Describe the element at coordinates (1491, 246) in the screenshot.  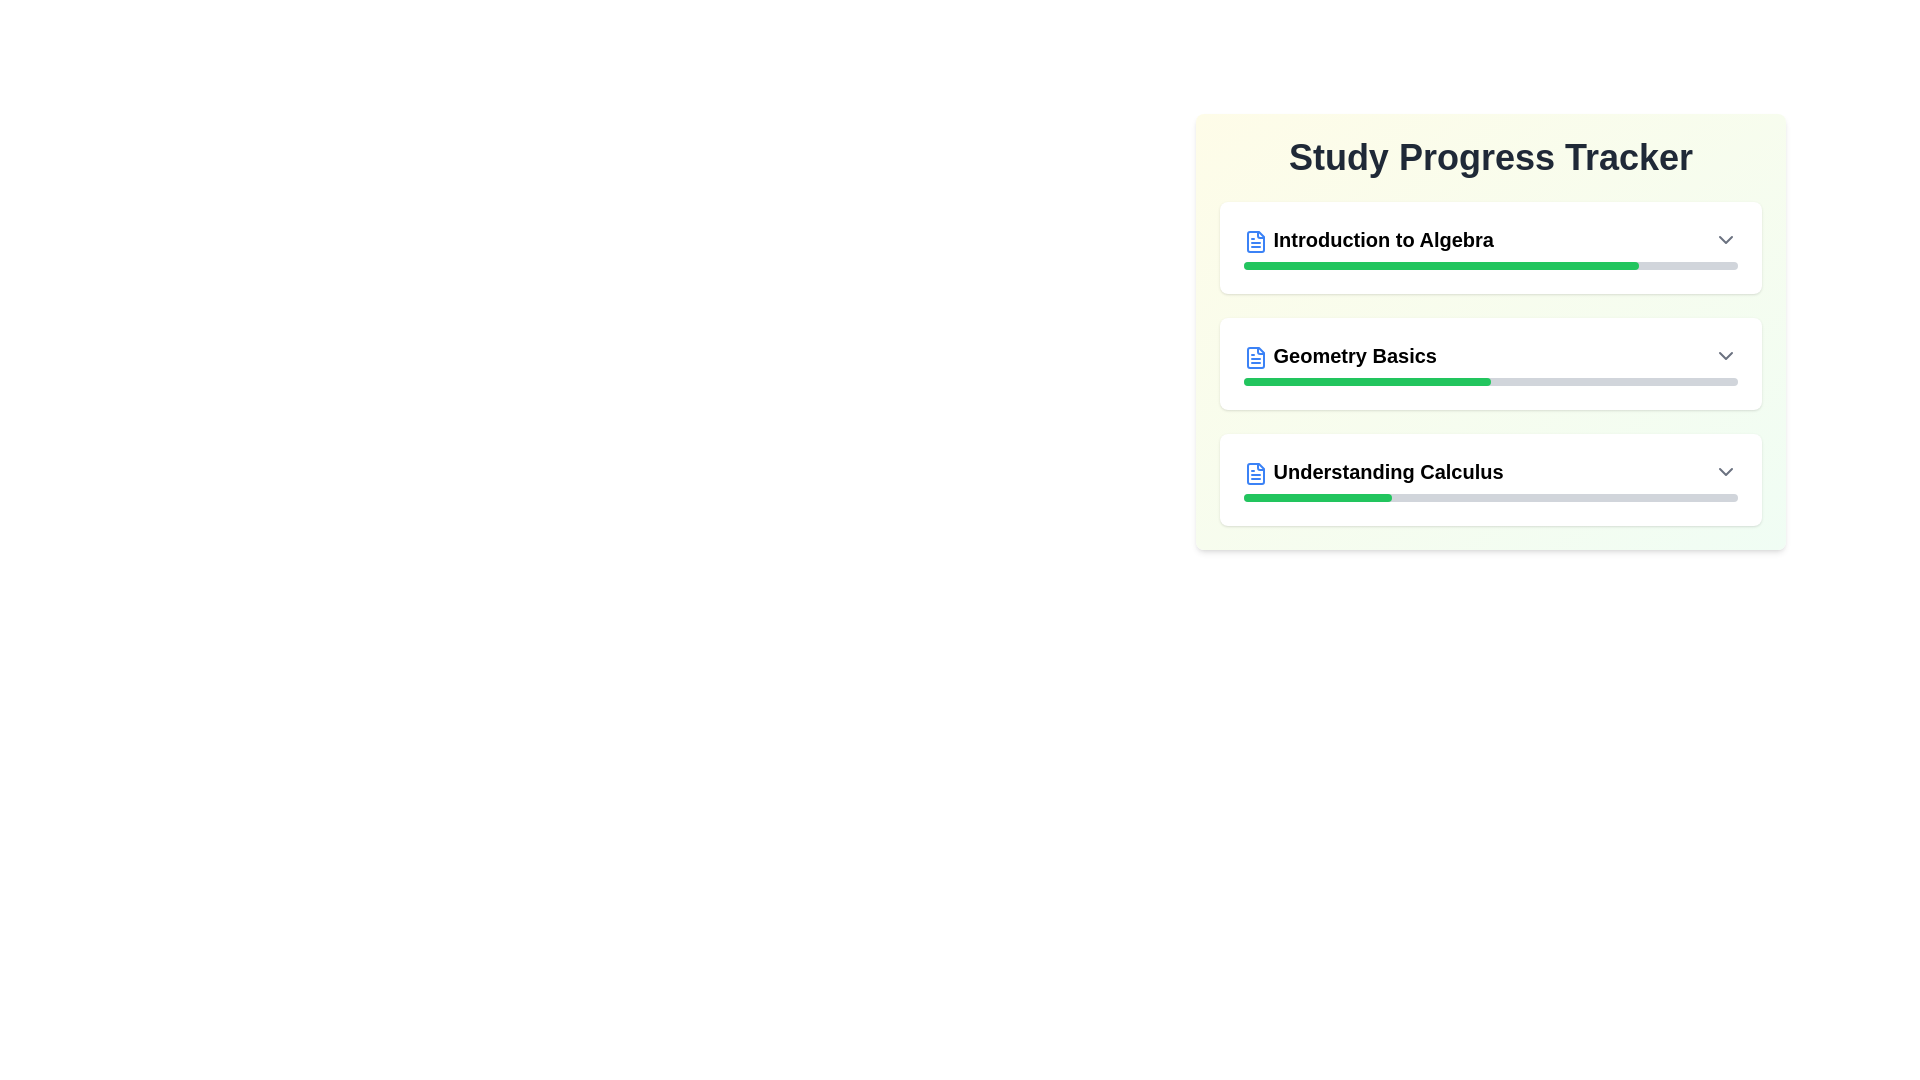
I see `the green progress bar of the 'Introduction to Algebra' card, which is the first card in the 'Study Progress Tracker' section` at that location.